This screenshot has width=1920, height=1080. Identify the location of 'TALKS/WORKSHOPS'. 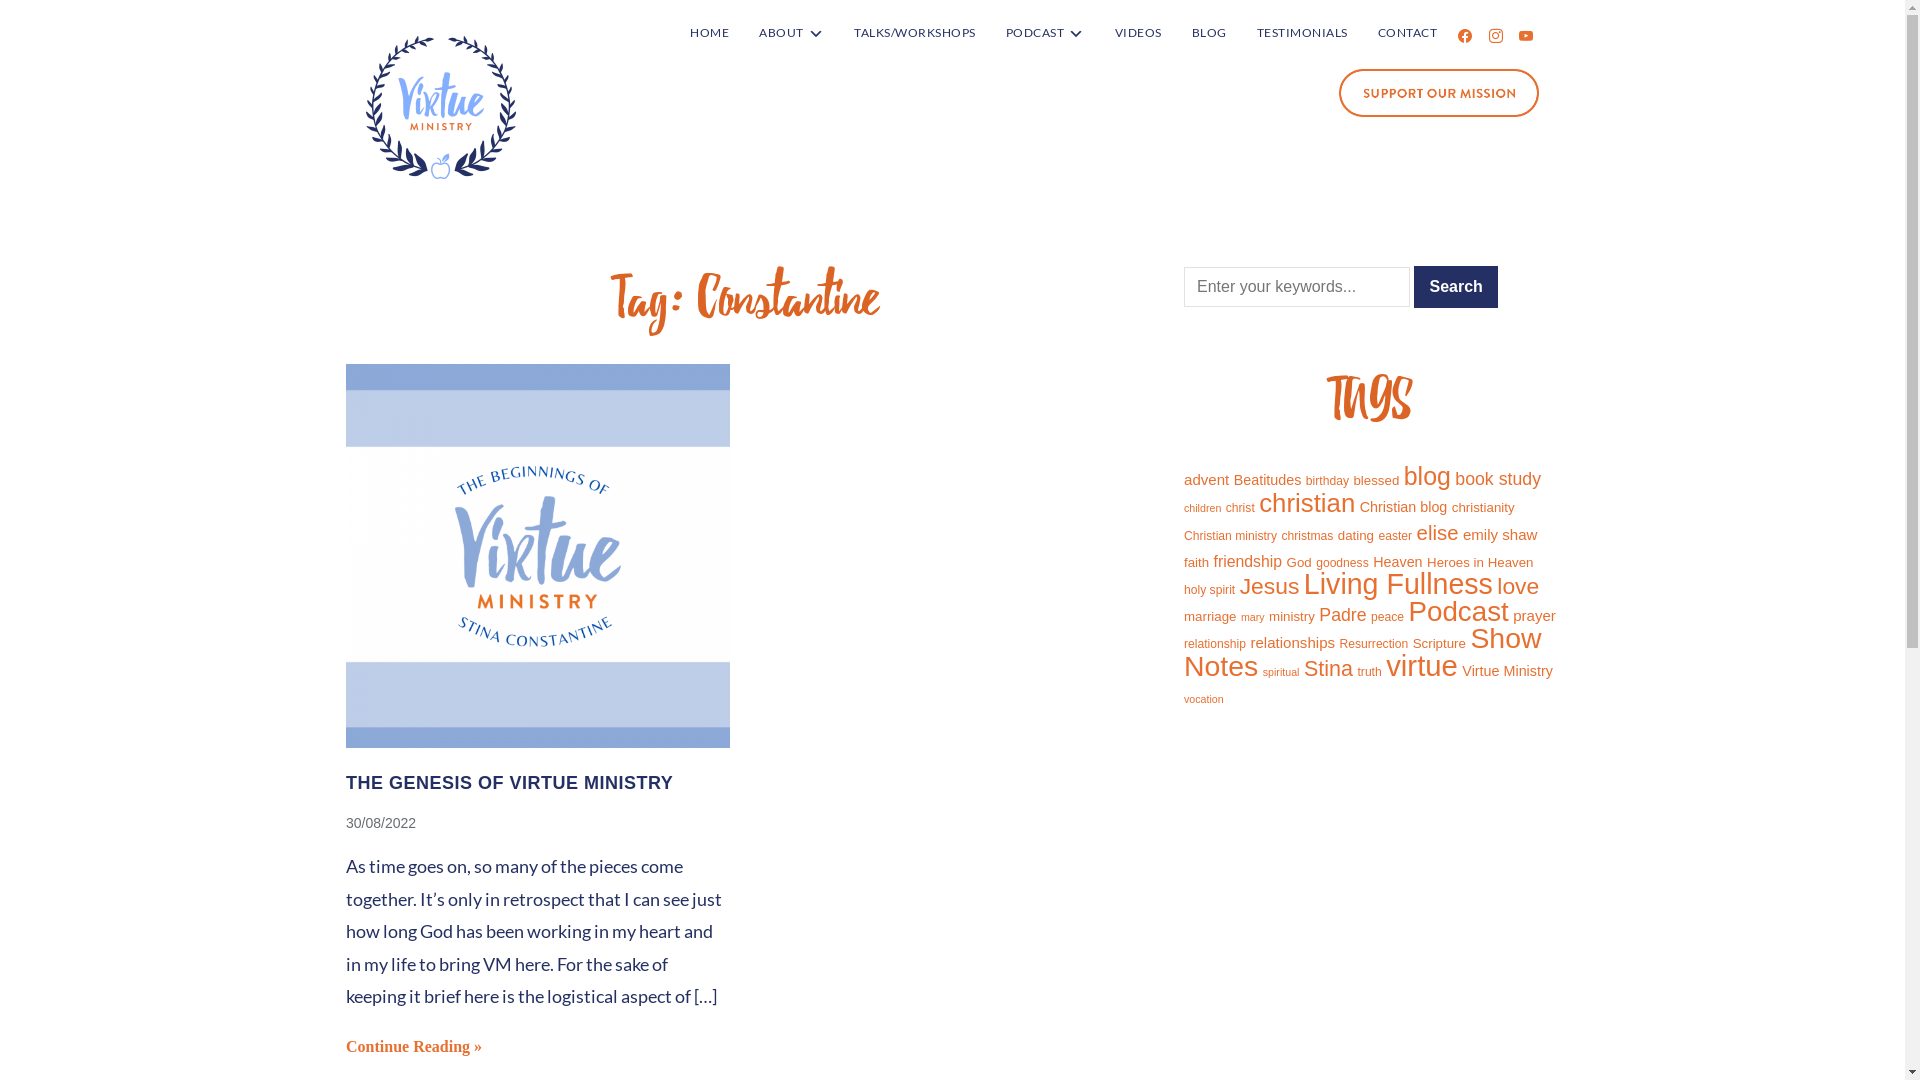
(914, 33).